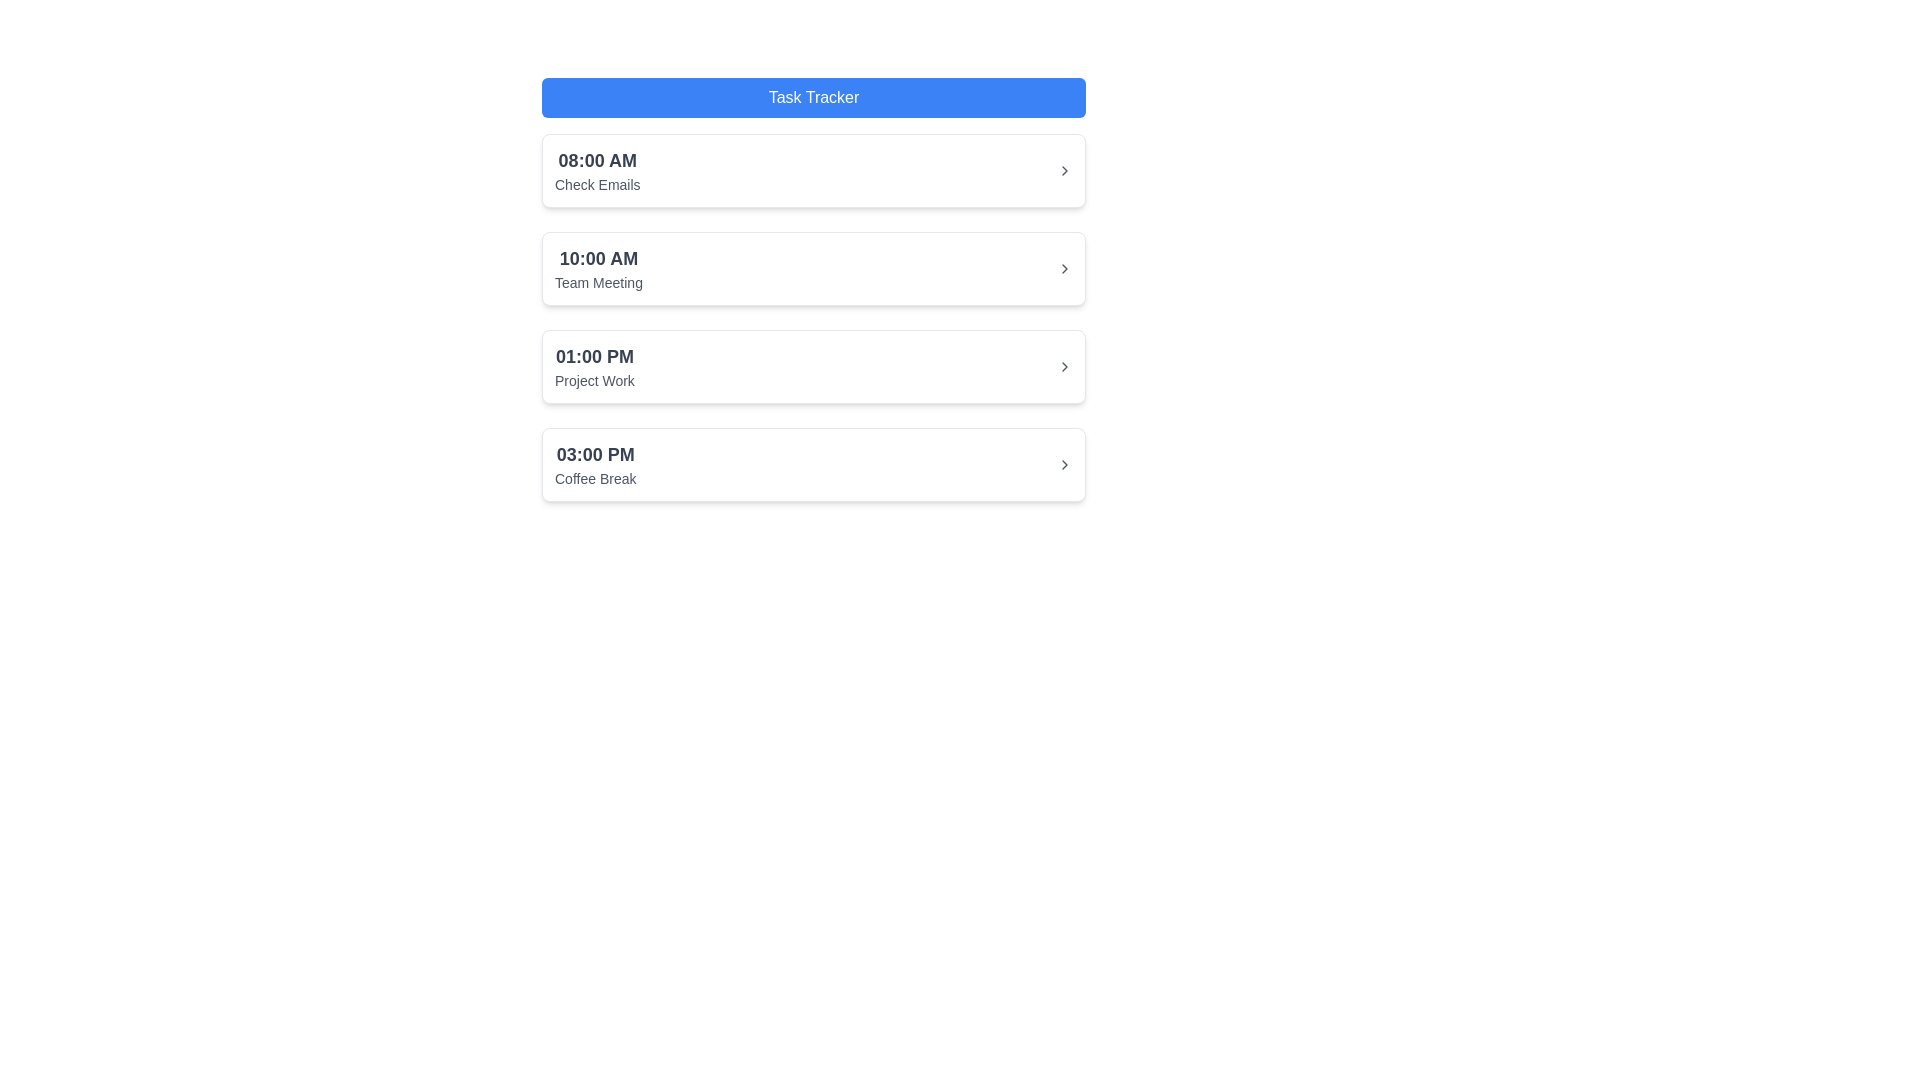 Image resolution: width=1920 pixels, height=1080 pixels. I want to click on the Chevron icon next to '10:00 AM Team Meeting', so click(1064, 268).